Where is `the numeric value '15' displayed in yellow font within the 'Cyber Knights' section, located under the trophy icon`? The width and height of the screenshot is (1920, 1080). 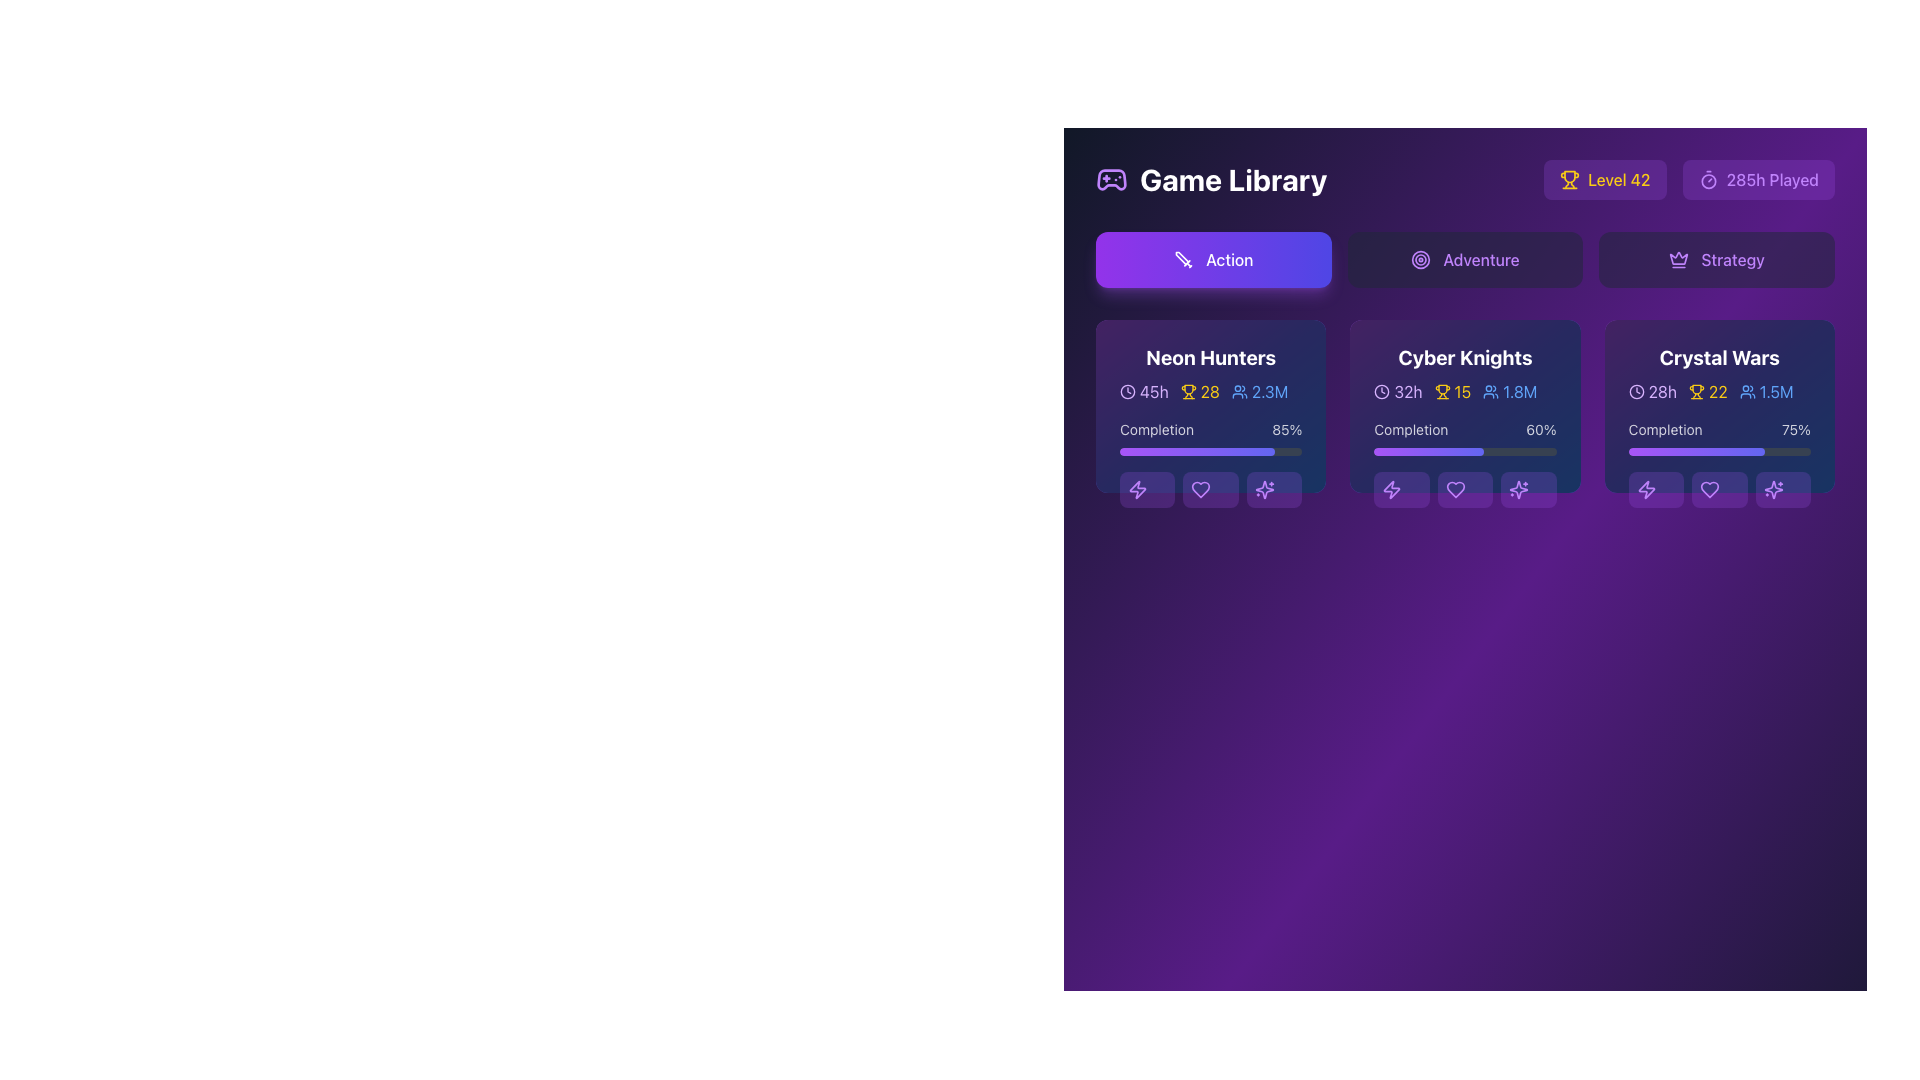 the numeric value '15' displayed in yellow font within the 'Cyber Knights' section, located under the trophy icon is located at coordinates (1462, 392).